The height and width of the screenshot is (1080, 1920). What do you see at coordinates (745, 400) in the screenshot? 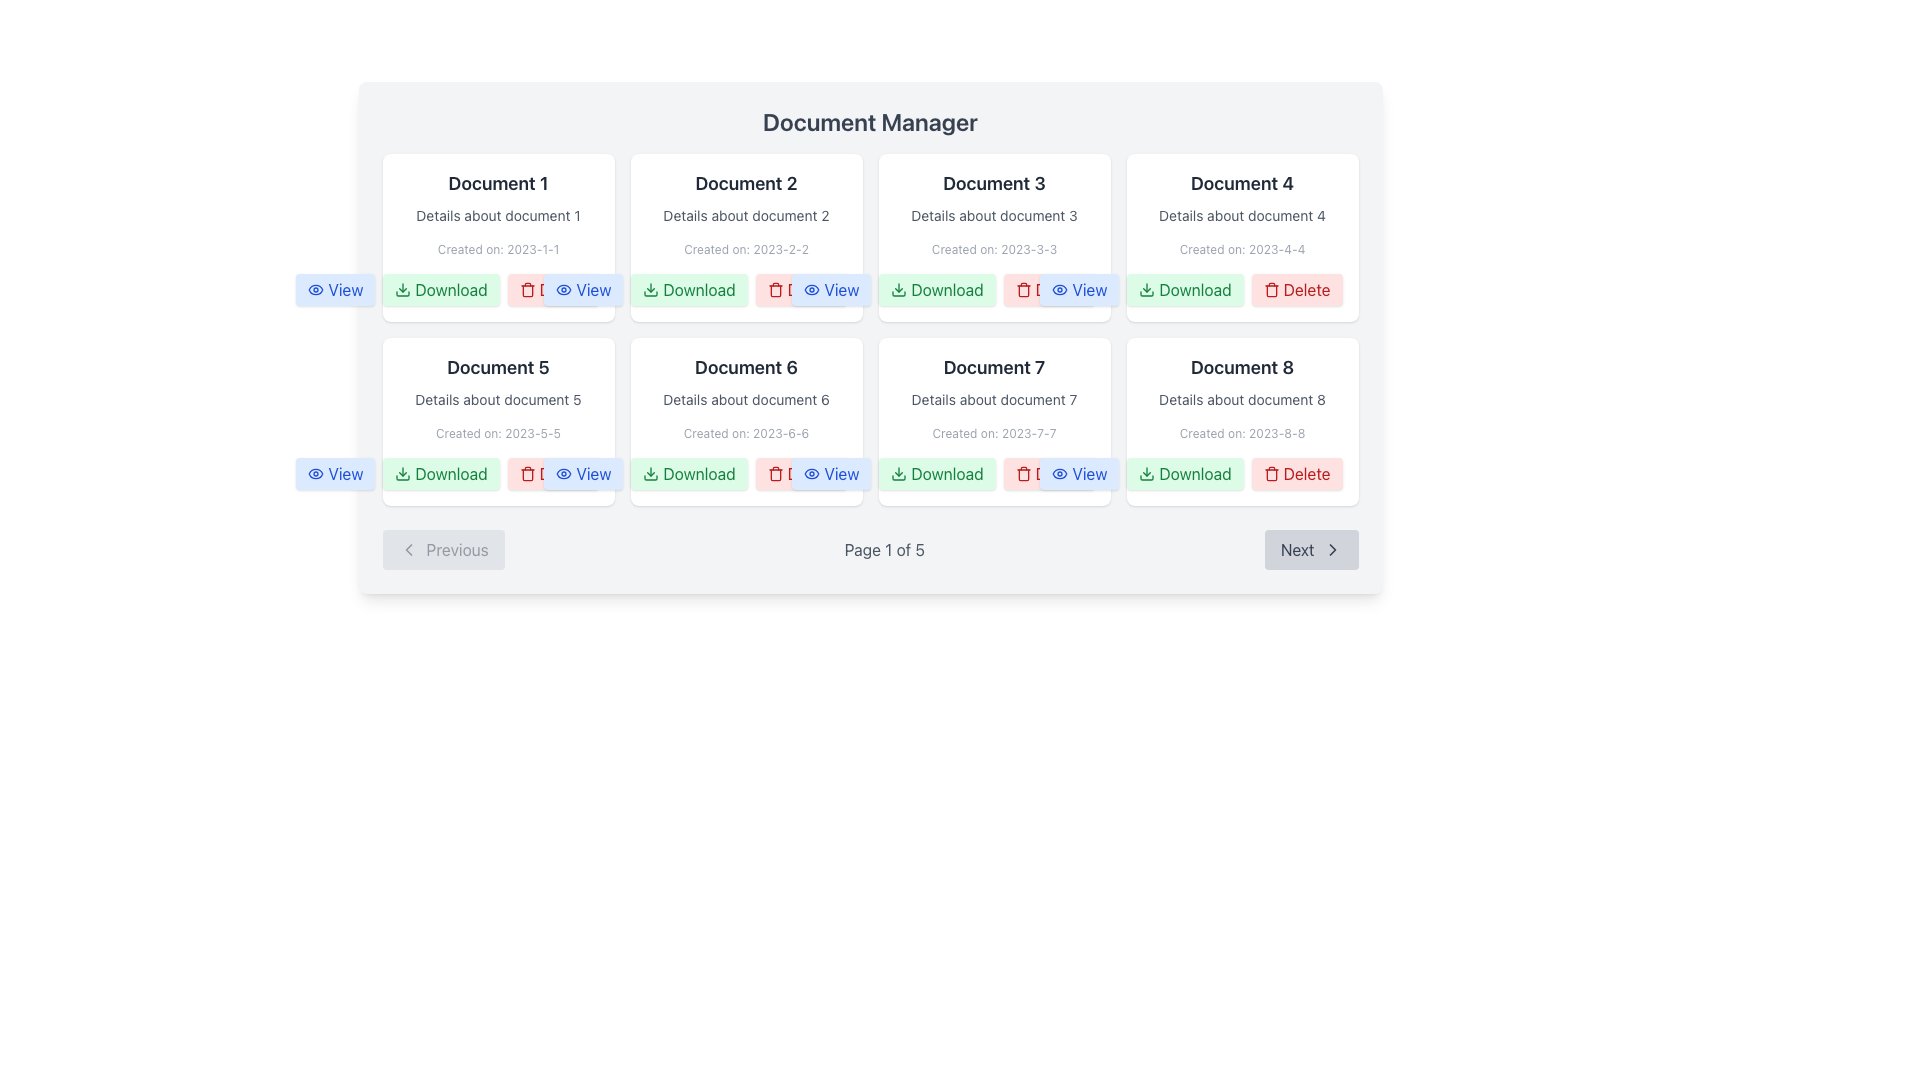
I see `text label that displays 'Details about document 6', which is located within the document card for 'Document 6'` at bounding box center [745, 400].